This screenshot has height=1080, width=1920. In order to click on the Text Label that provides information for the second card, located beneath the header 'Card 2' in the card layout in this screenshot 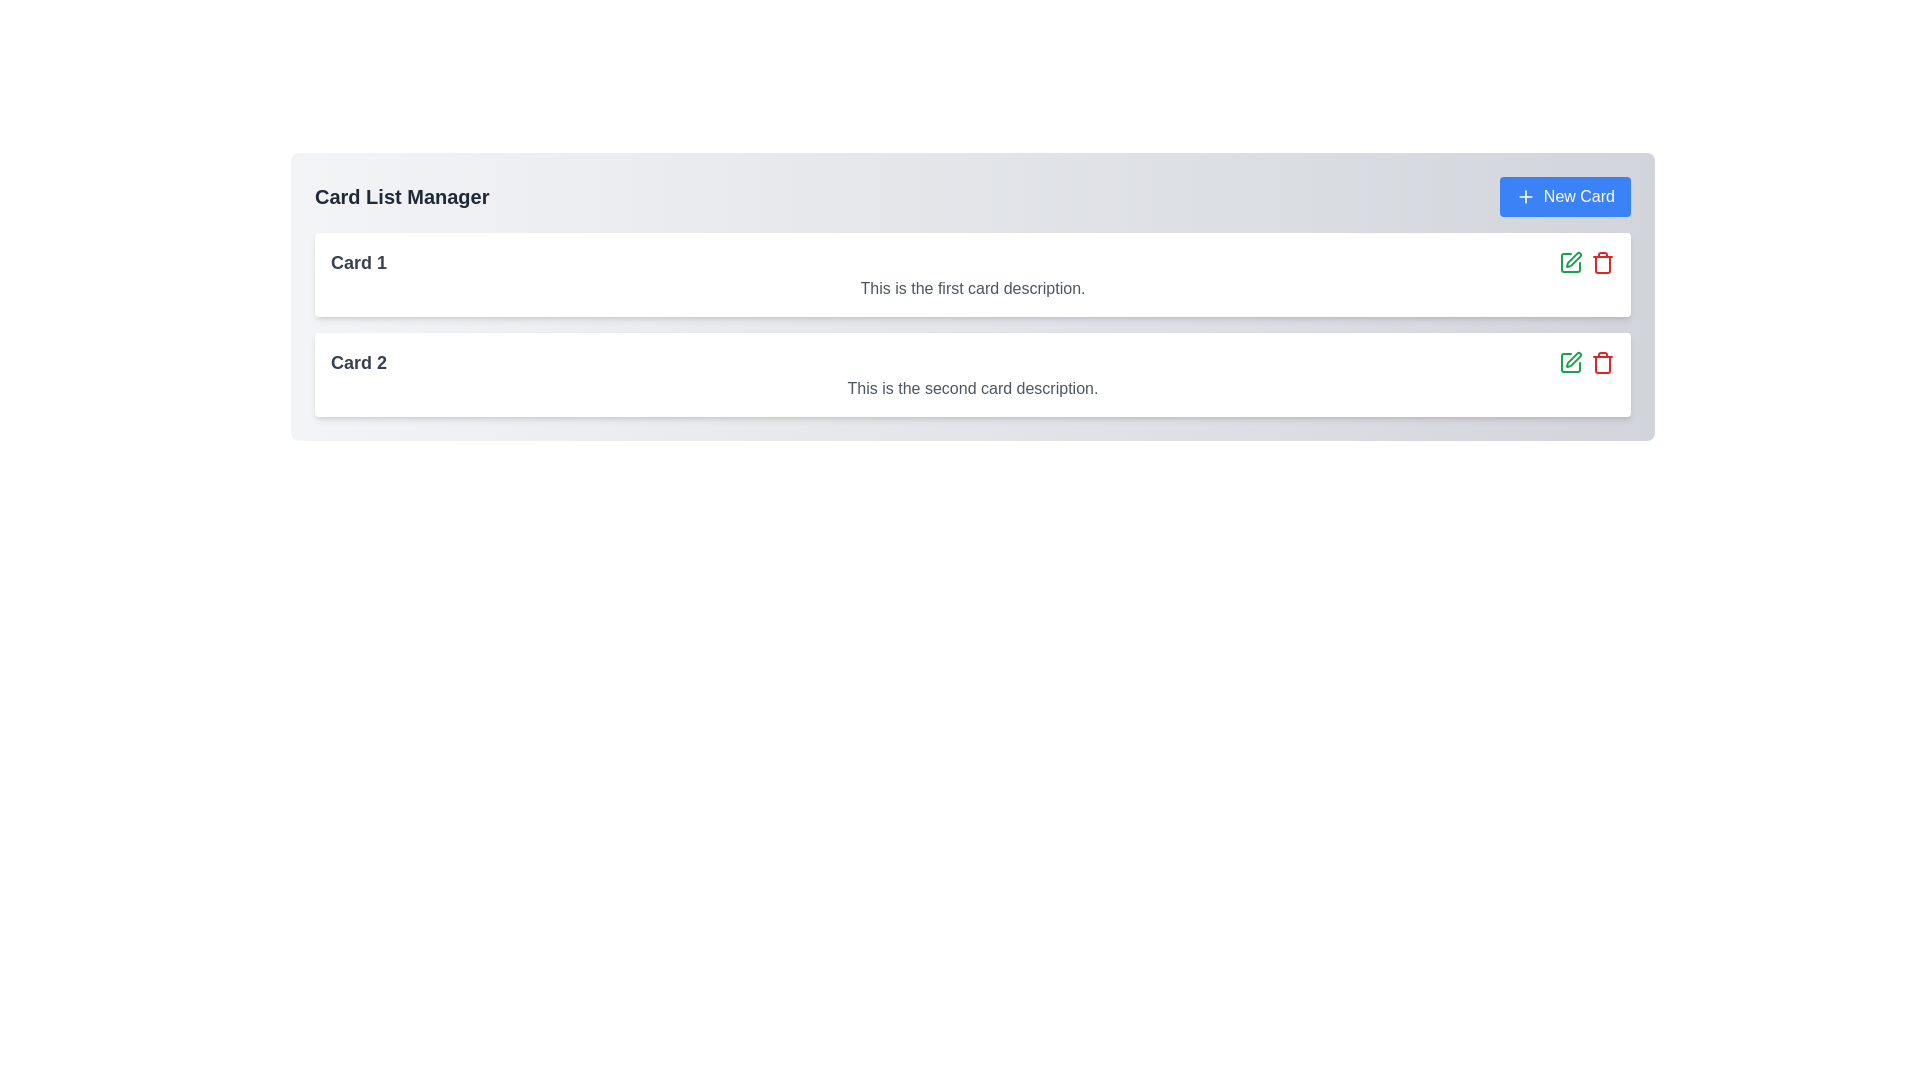, I will do `click(973, 389)`.